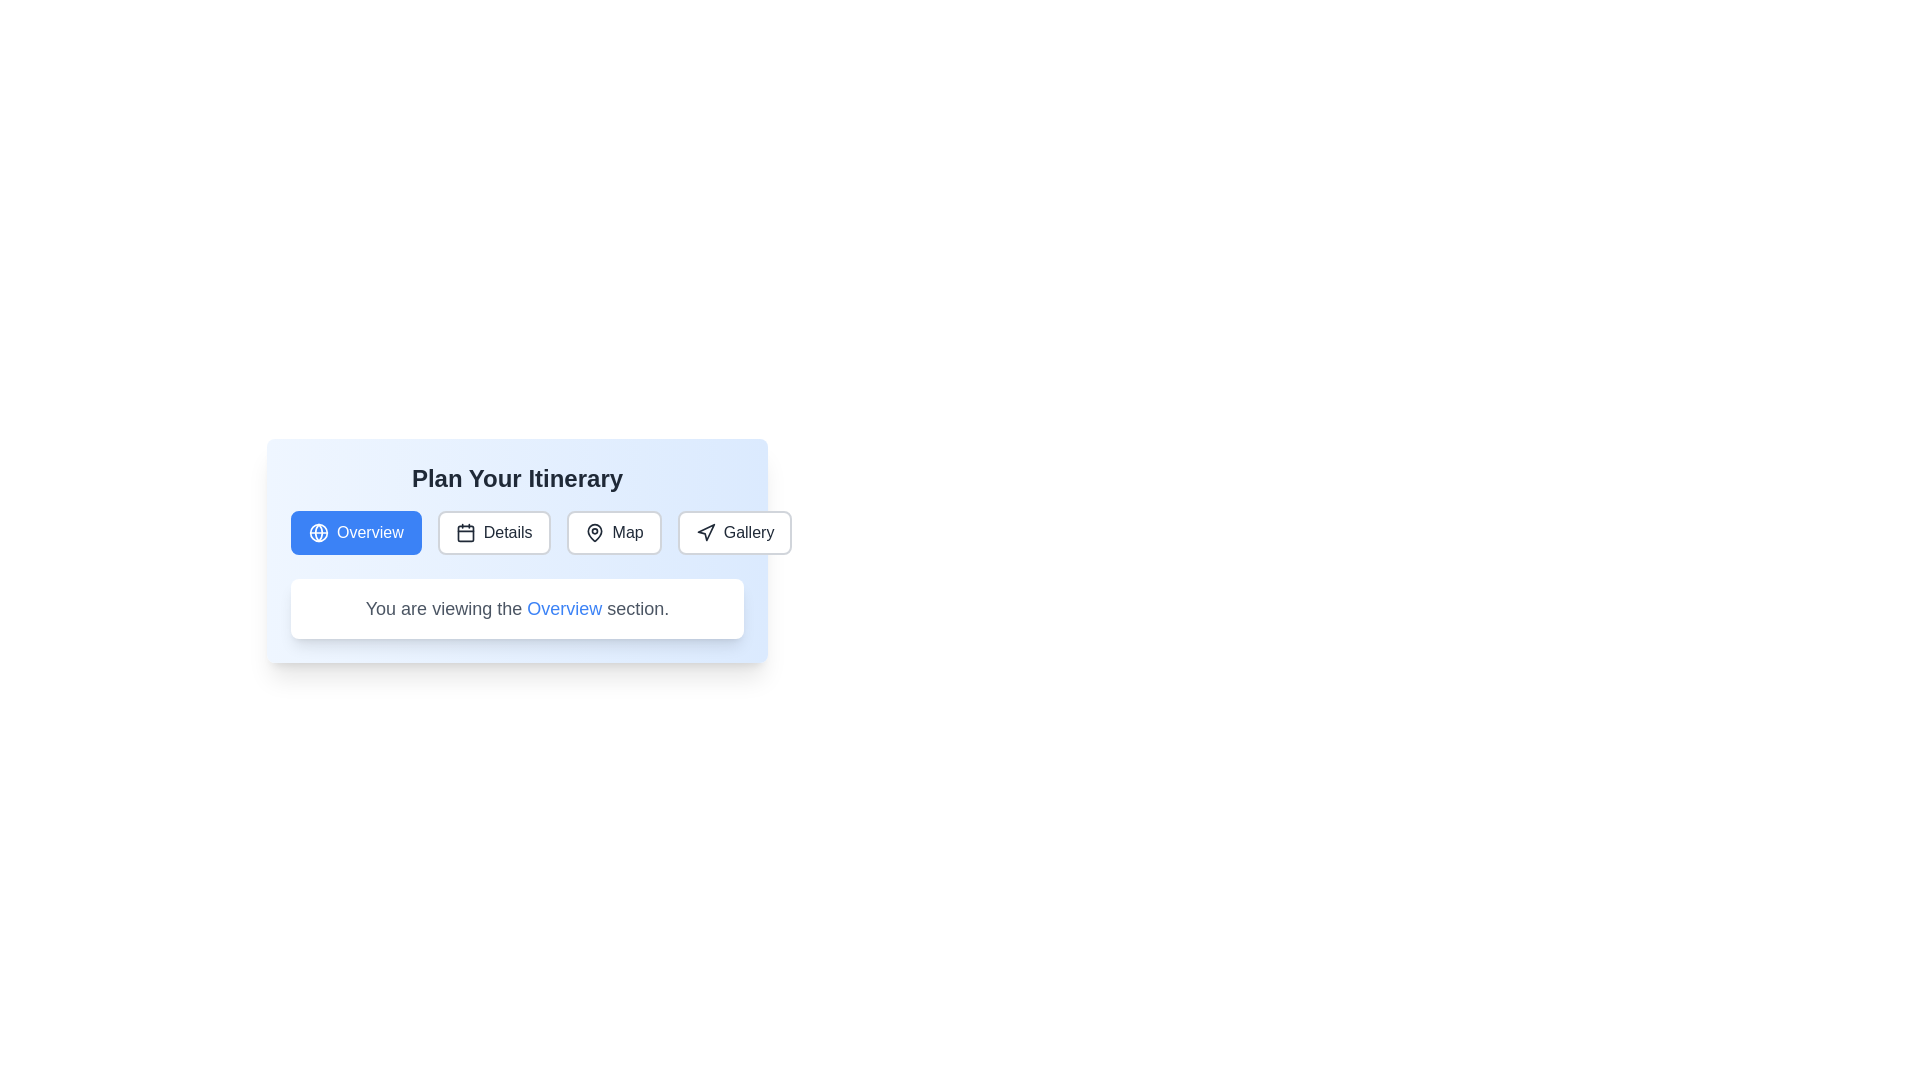 This screenshot has width=1920, height=1080. Describe the element at coordinates (356, 531) in the screenshot. I see `the 'Overview' button, which is the first button in a row of four buttons labeled 'Overview', 'Details', 'Map', and 'Gallery', located at the top left of the button group, to possibly see a tooltip` at that location.